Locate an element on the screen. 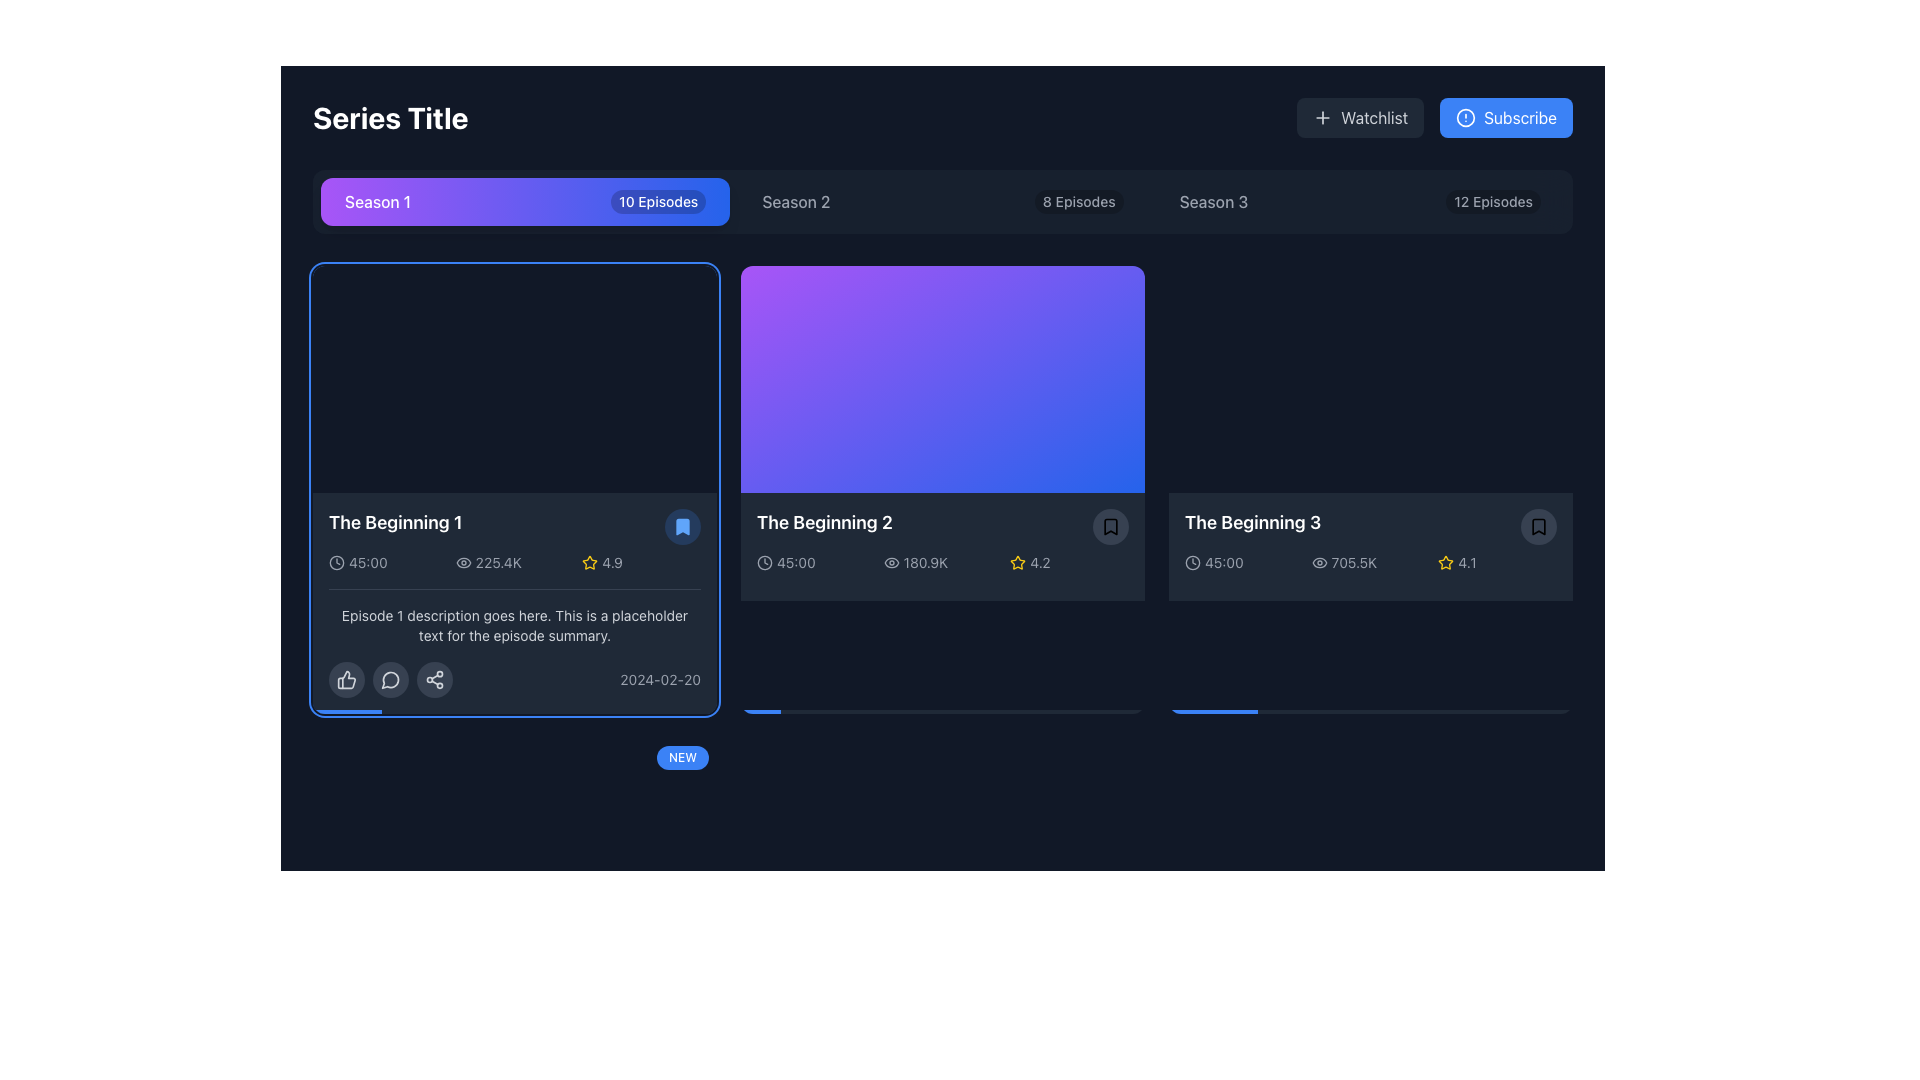 The image size is (1920, 1080). the playback button for the episode titled 'The Beginning 1' is located at coordinates (514, 489).